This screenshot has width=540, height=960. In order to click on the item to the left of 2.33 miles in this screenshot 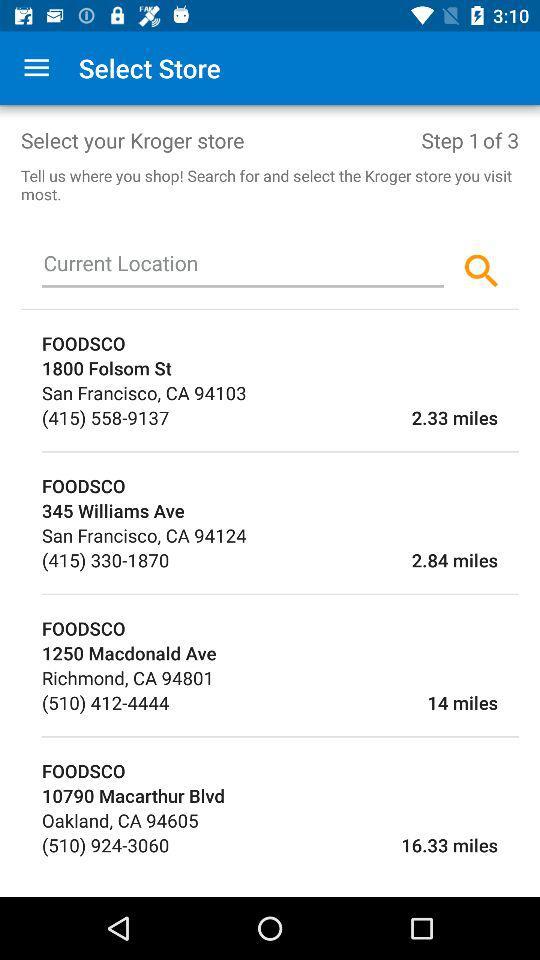, I will do `click(105, 416)`.